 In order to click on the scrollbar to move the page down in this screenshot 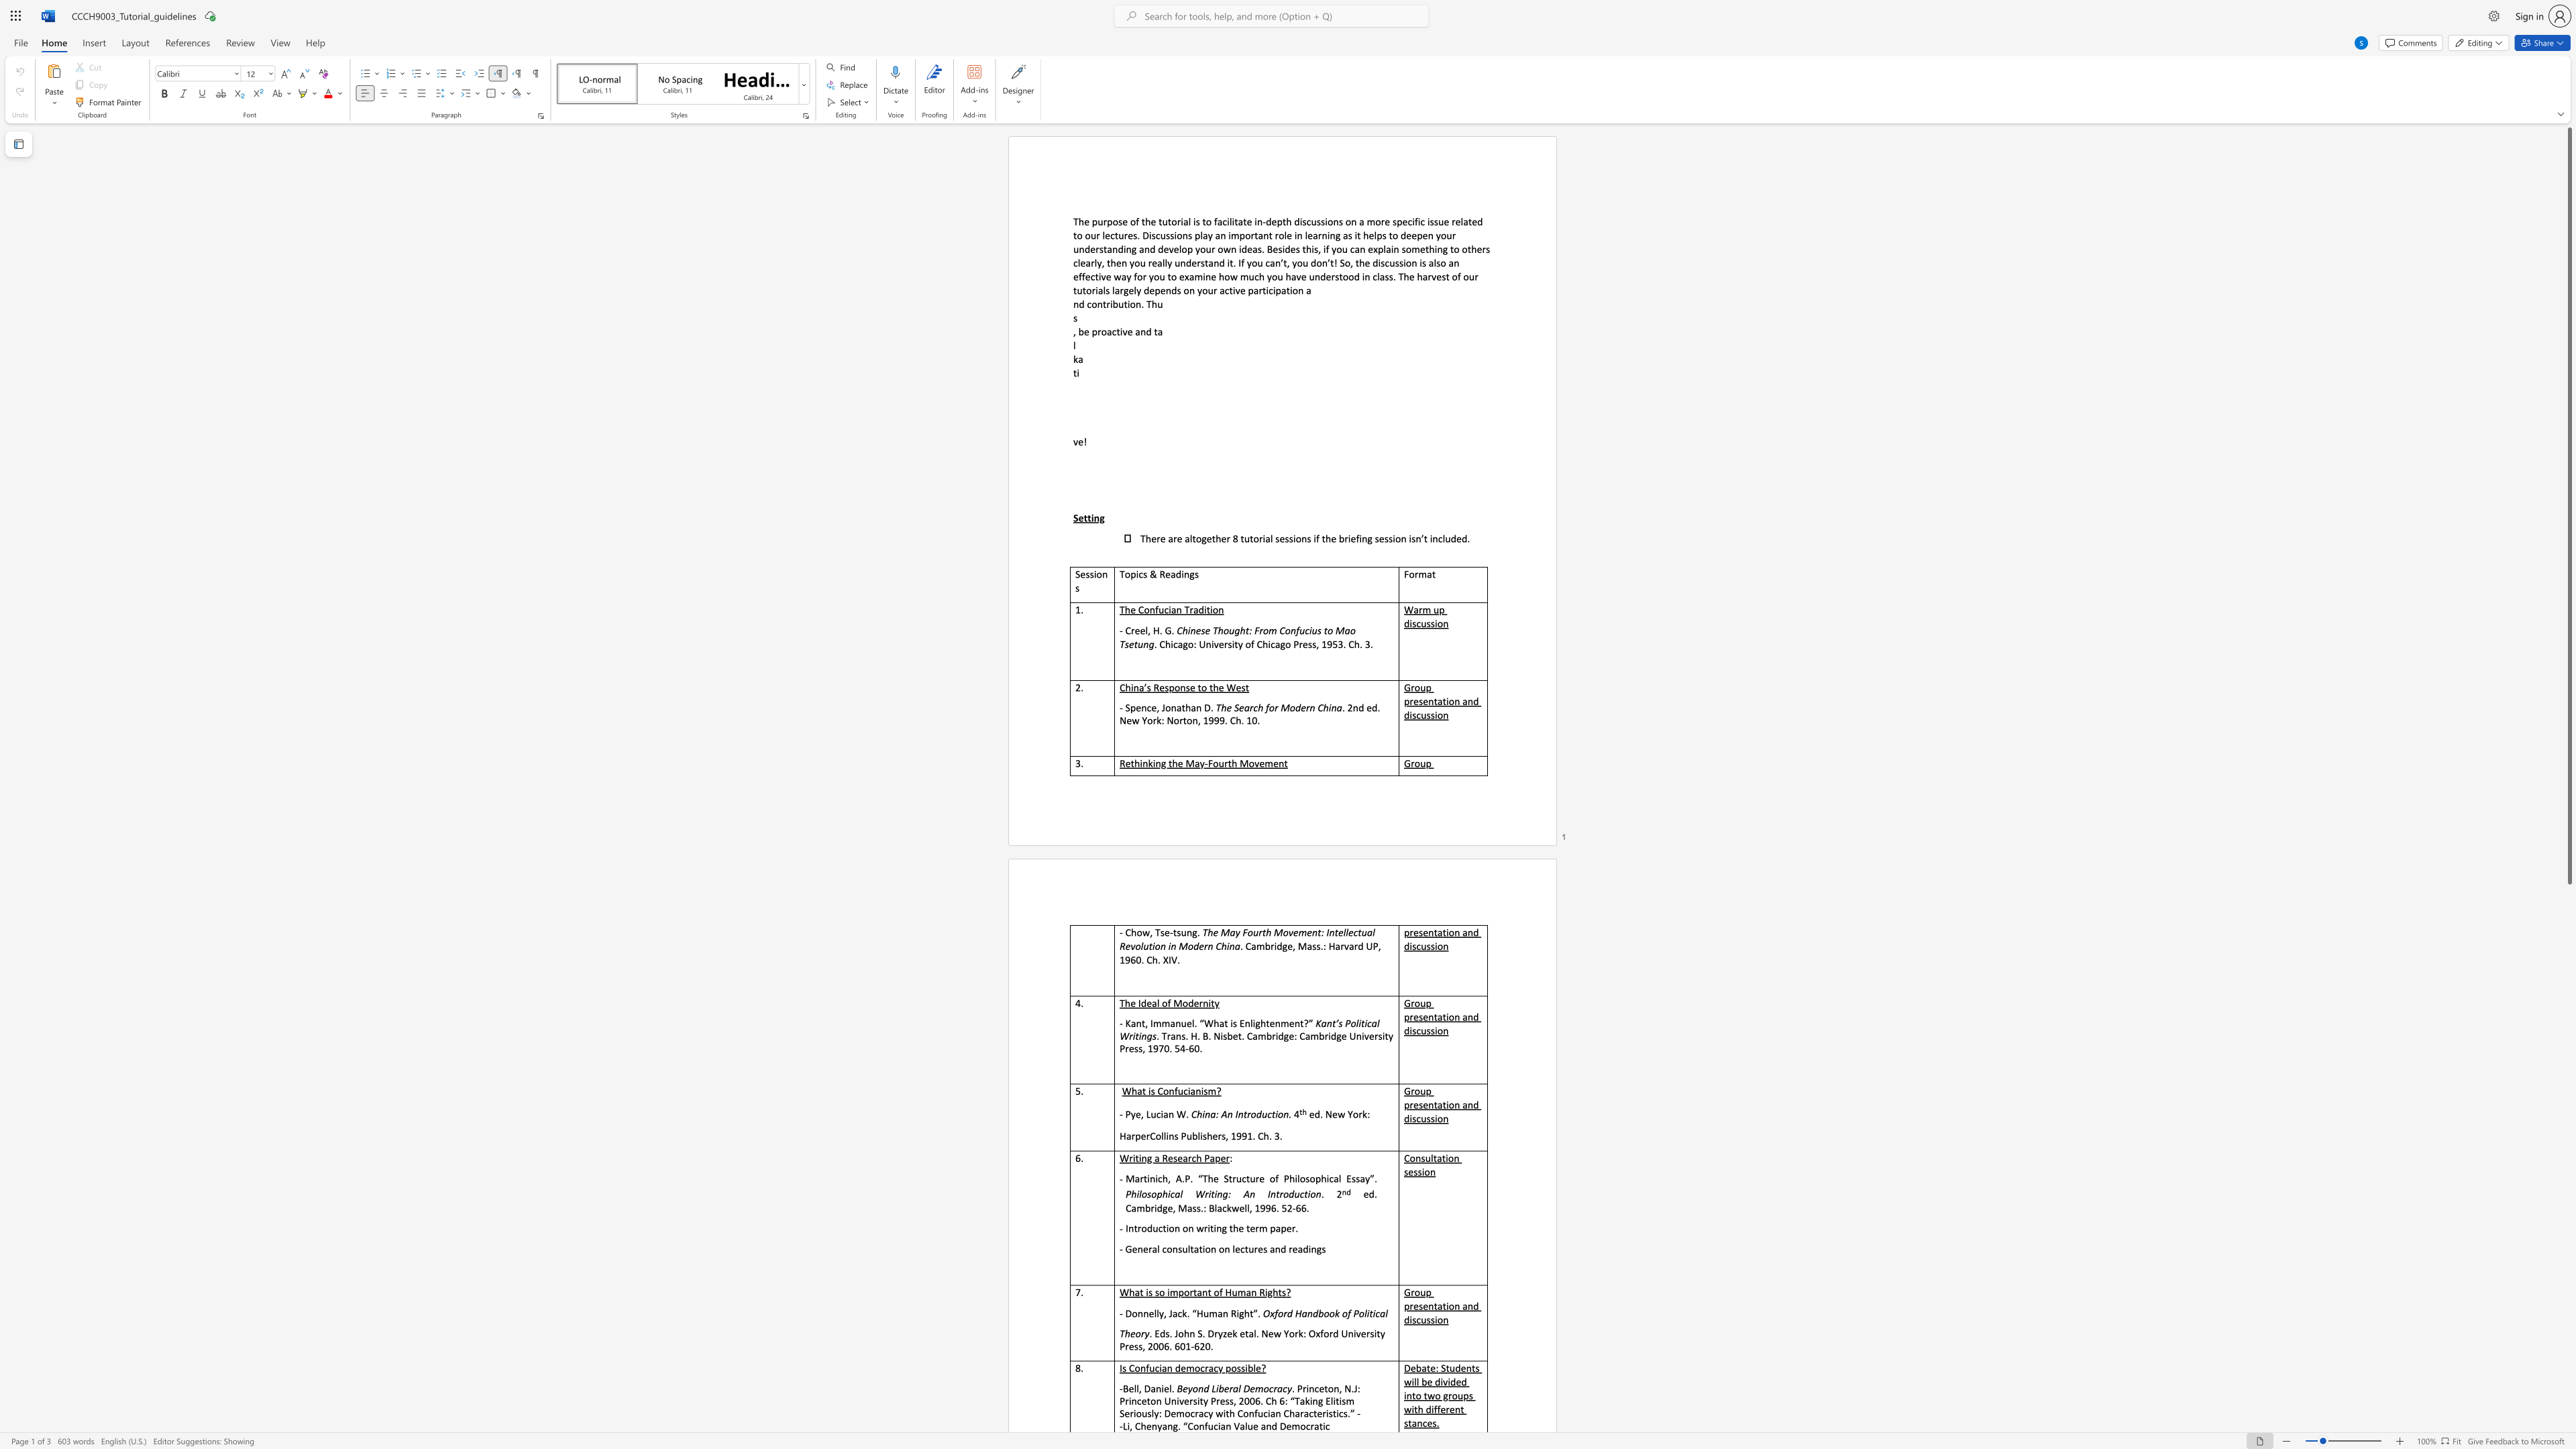, I will do `click(2568, 1280)`.